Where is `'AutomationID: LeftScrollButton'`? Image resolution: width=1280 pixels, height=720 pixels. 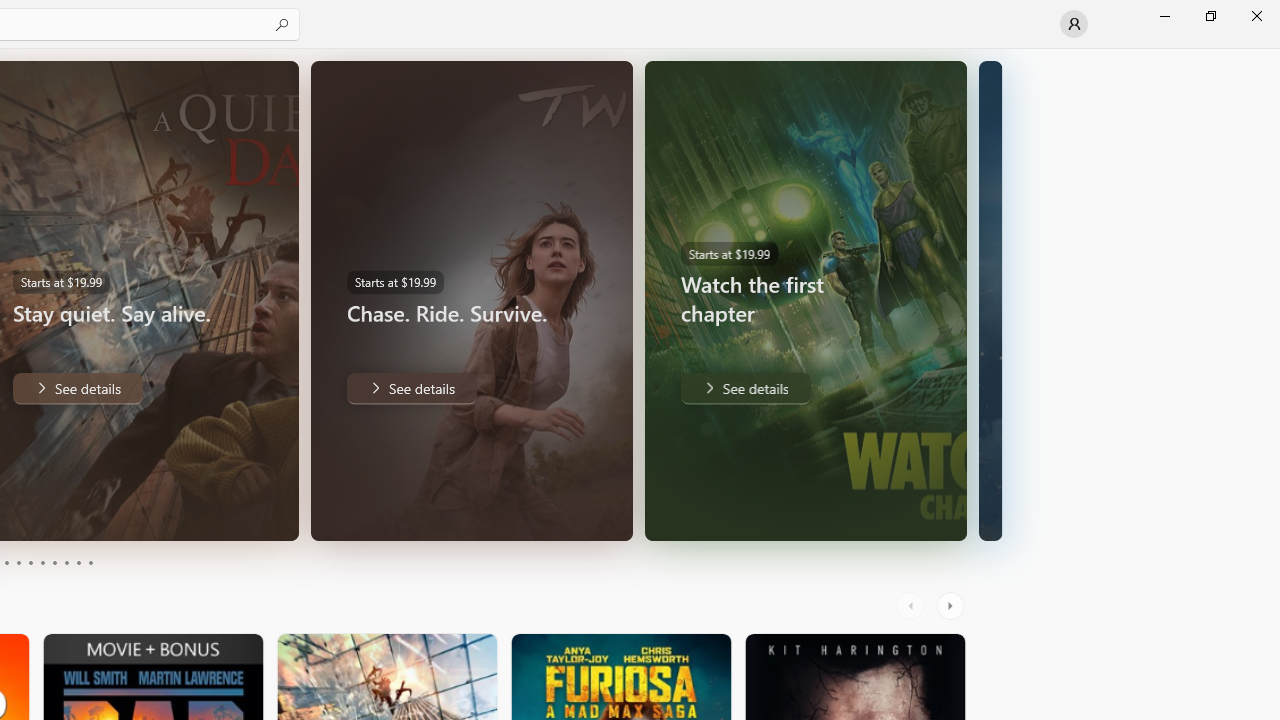
'AutomationID: LeftScrollButton' is located at coordinates (912, 605).